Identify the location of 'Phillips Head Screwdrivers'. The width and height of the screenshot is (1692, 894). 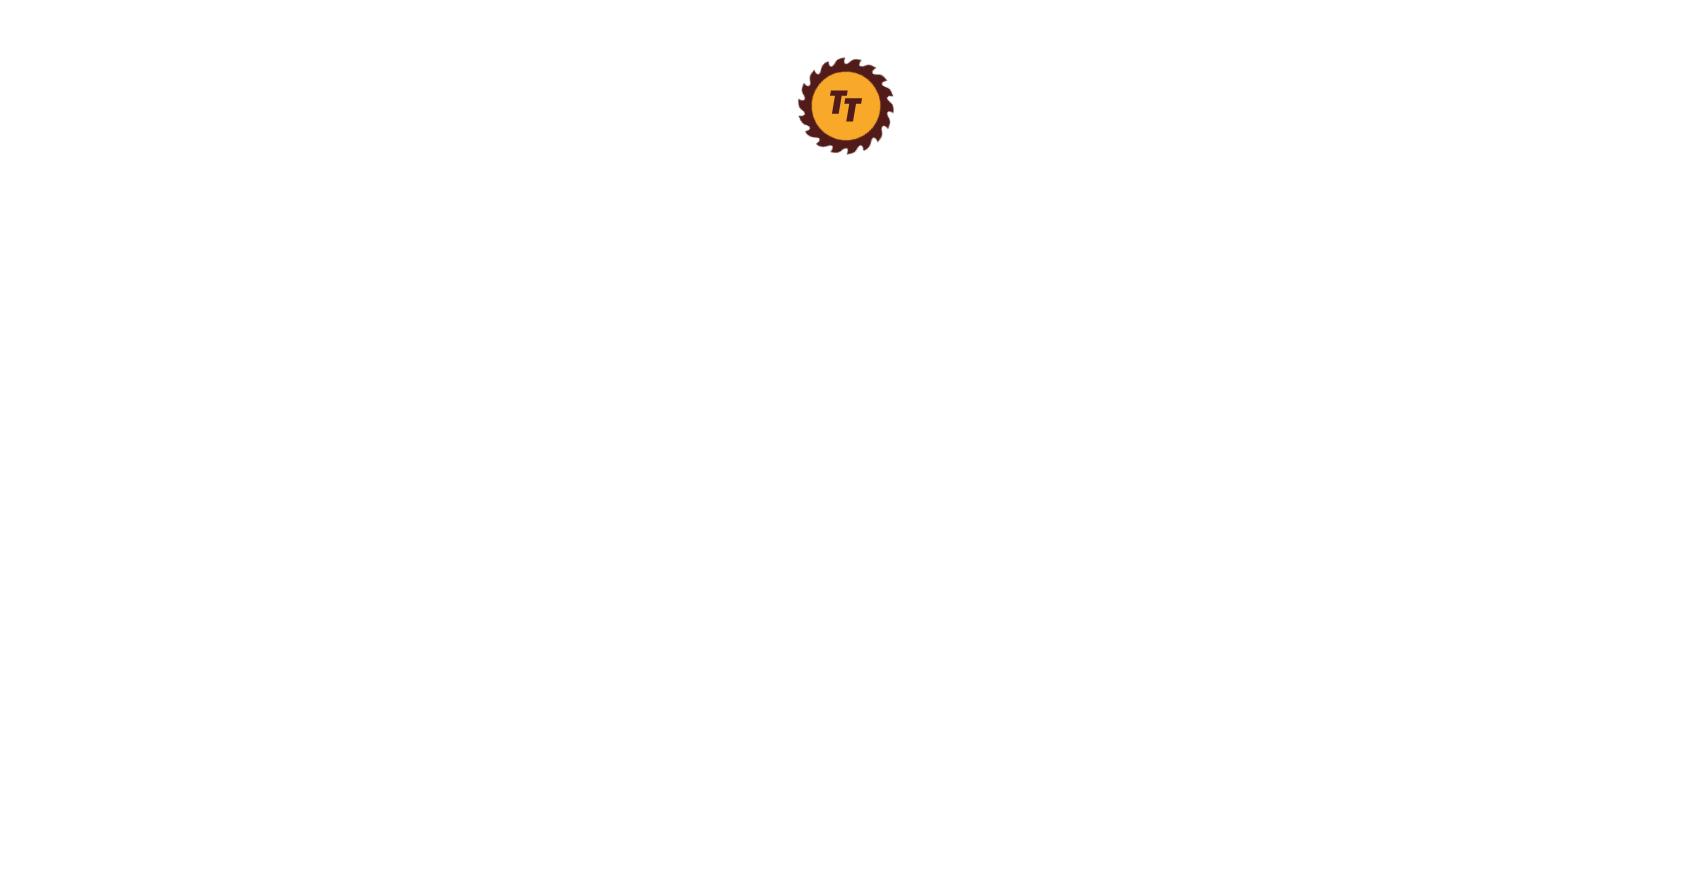
(637, 133).